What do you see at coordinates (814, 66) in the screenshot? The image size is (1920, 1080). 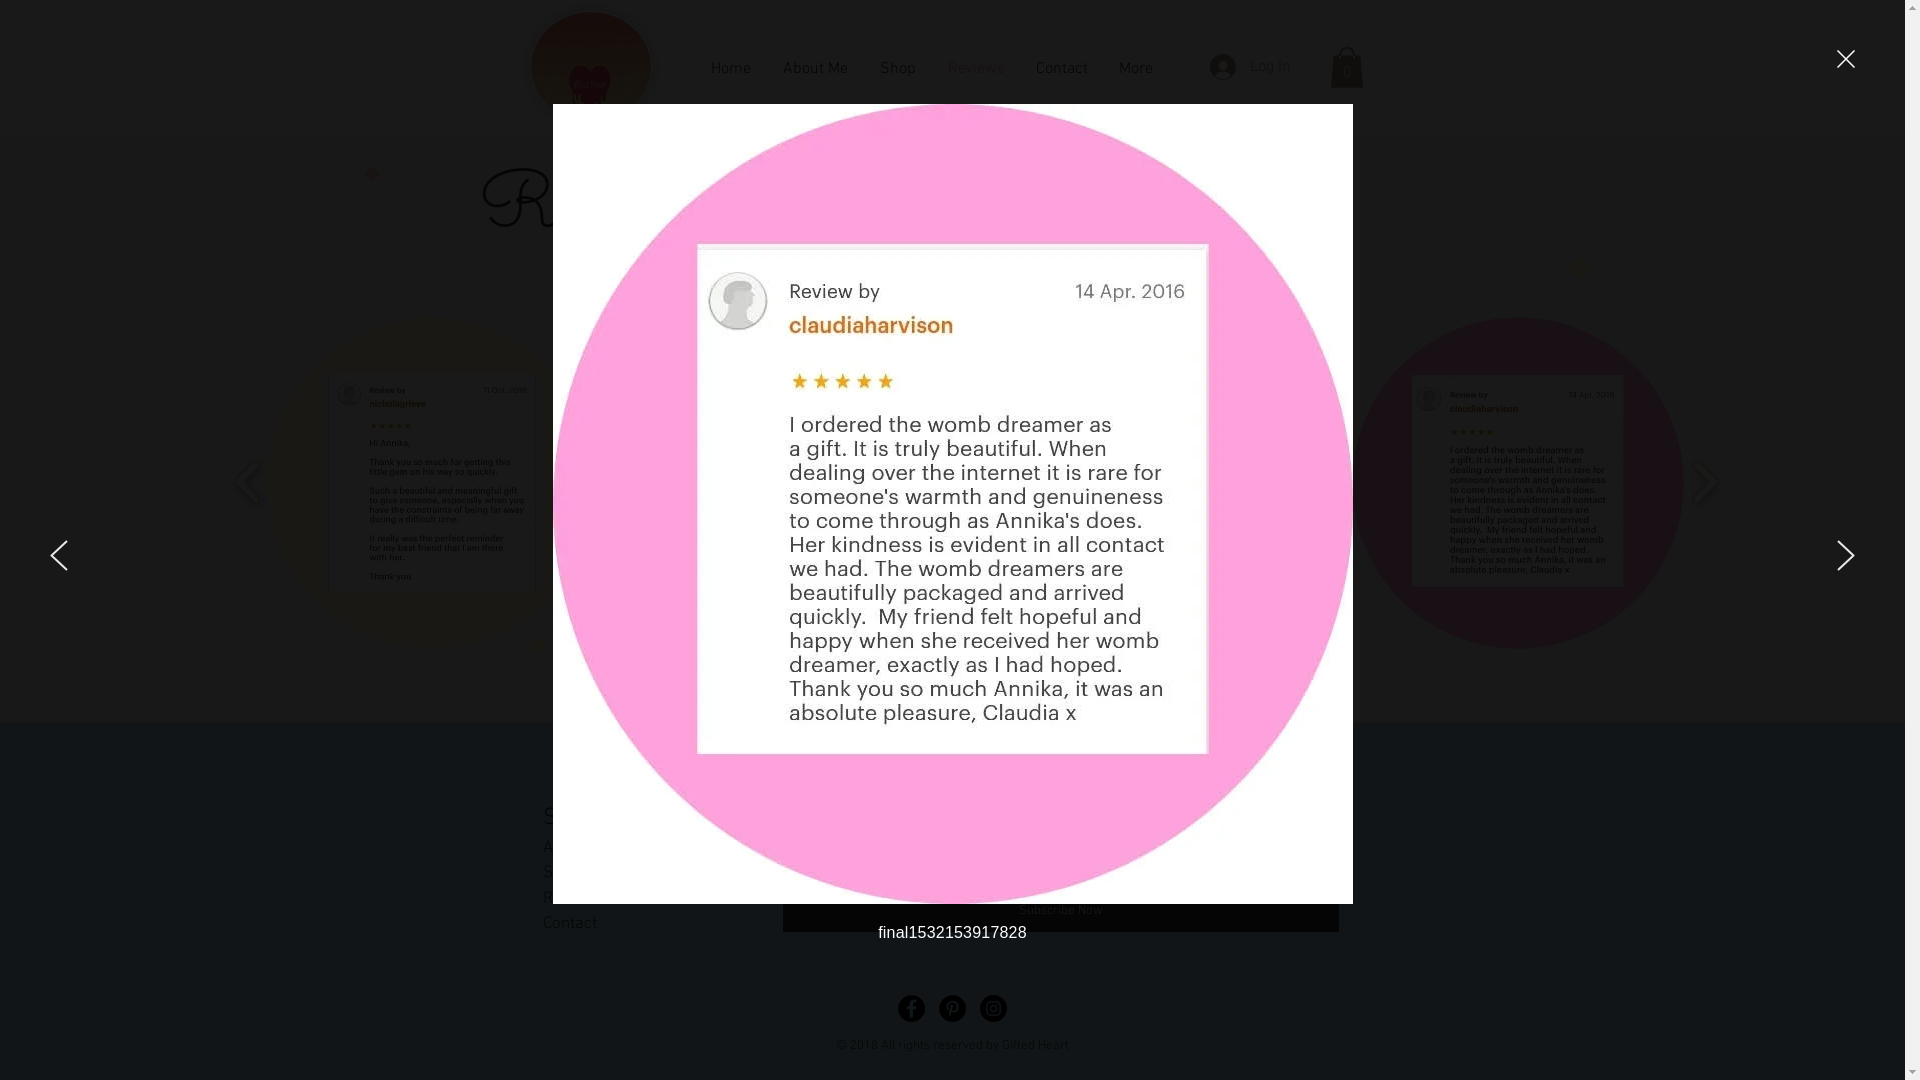 I see `'About Me'` at bounding box center [814, 66].